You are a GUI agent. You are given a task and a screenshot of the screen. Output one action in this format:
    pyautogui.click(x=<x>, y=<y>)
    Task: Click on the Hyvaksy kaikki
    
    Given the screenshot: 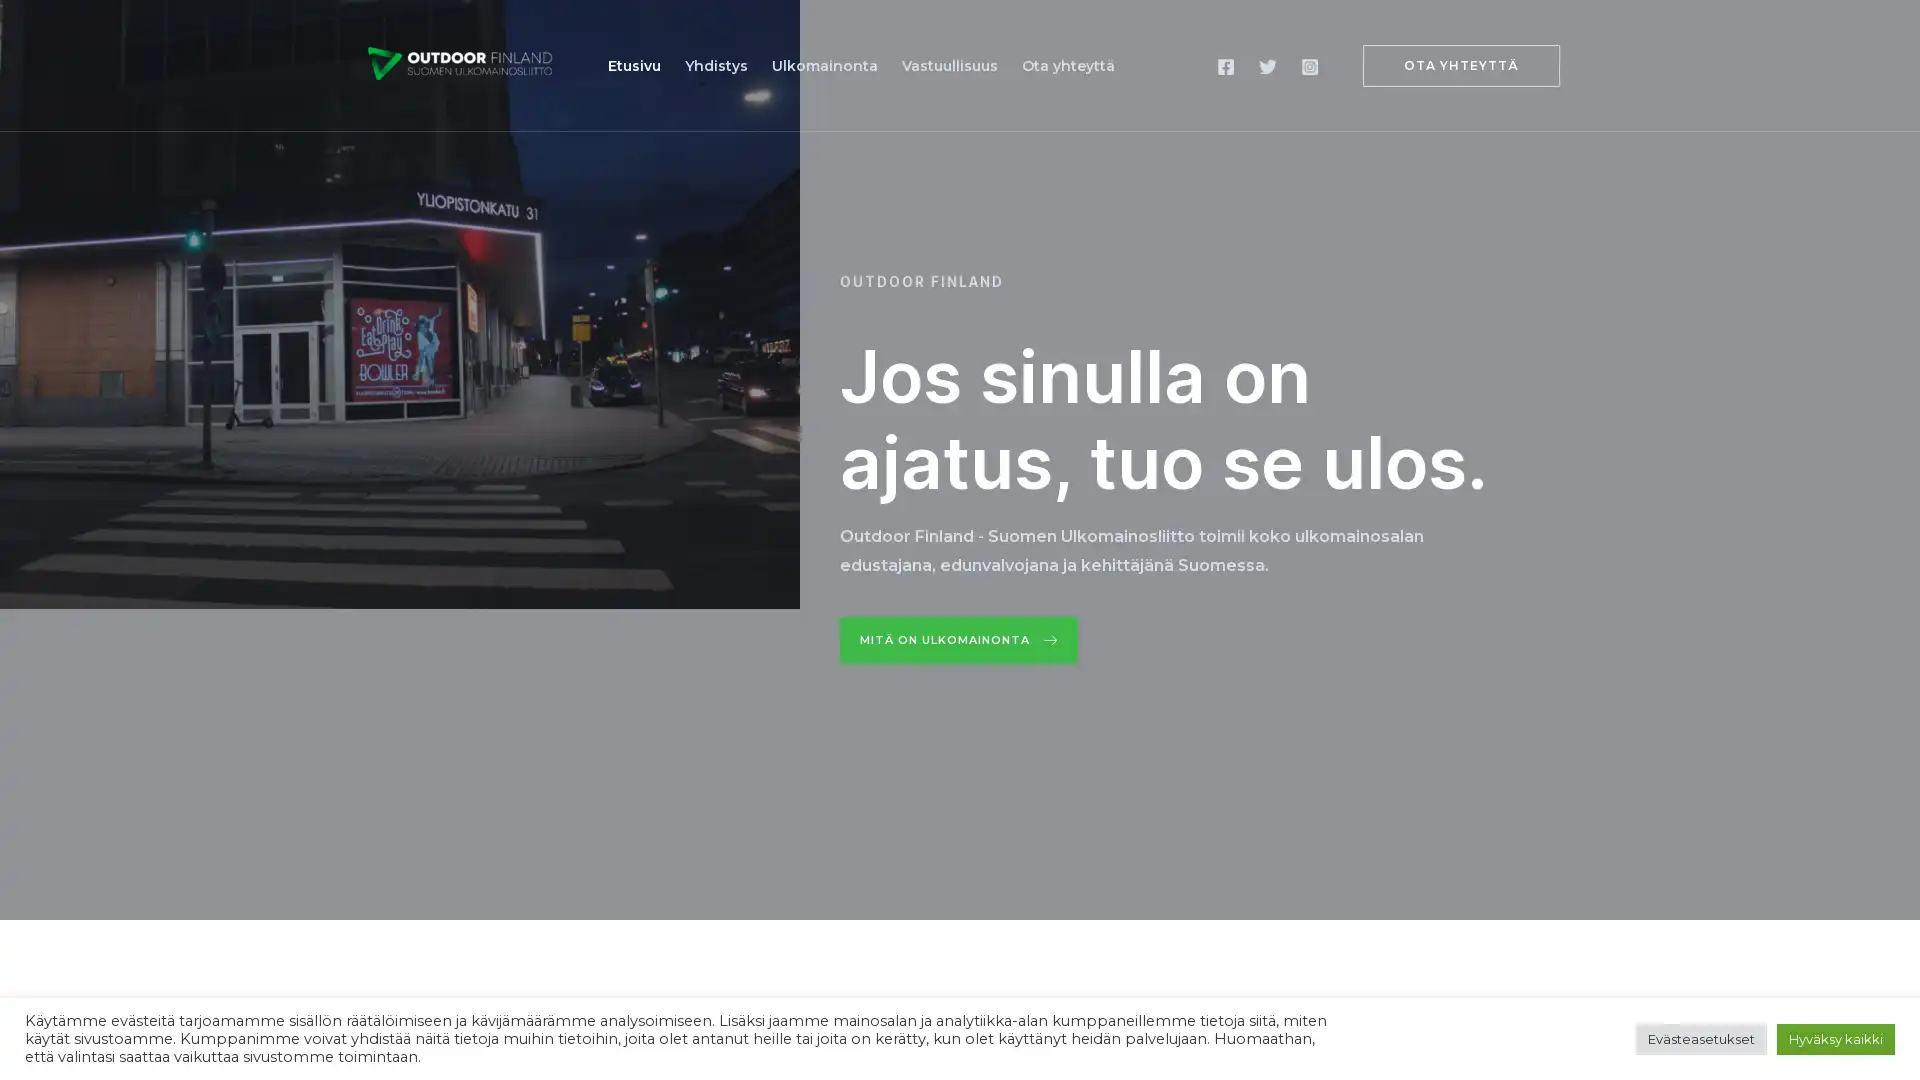 What is the action you would take?
    pyautogui.click(x=1836, y=1037)
    